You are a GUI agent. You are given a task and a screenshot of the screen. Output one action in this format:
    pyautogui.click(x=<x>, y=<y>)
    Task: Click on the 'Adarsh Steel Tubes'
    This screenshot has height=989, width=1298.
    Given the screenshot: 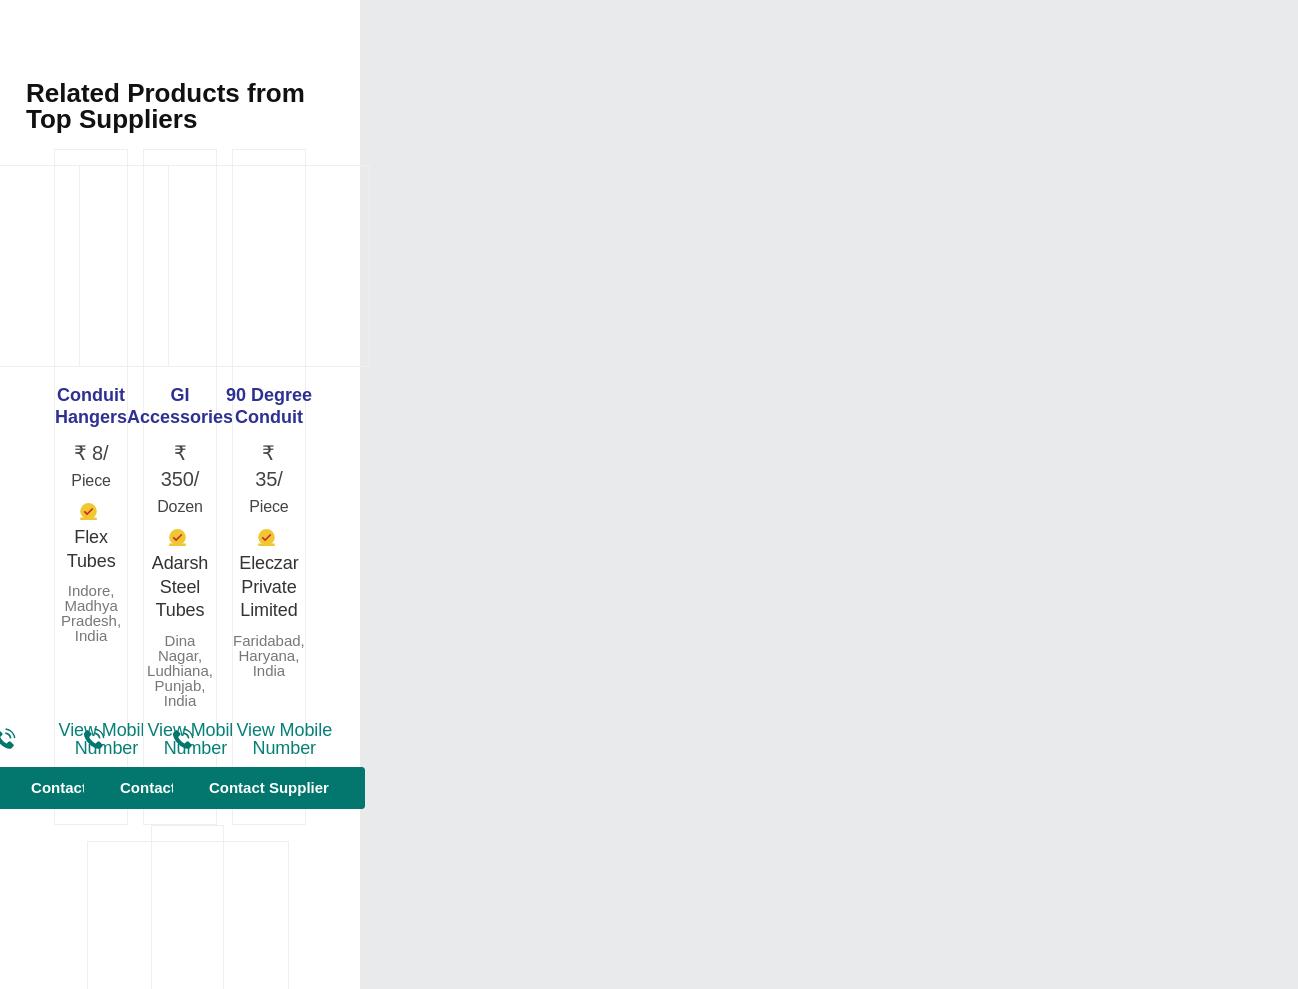 What is the action you would take?
    pyautogui.click(x=178, y=585)
    